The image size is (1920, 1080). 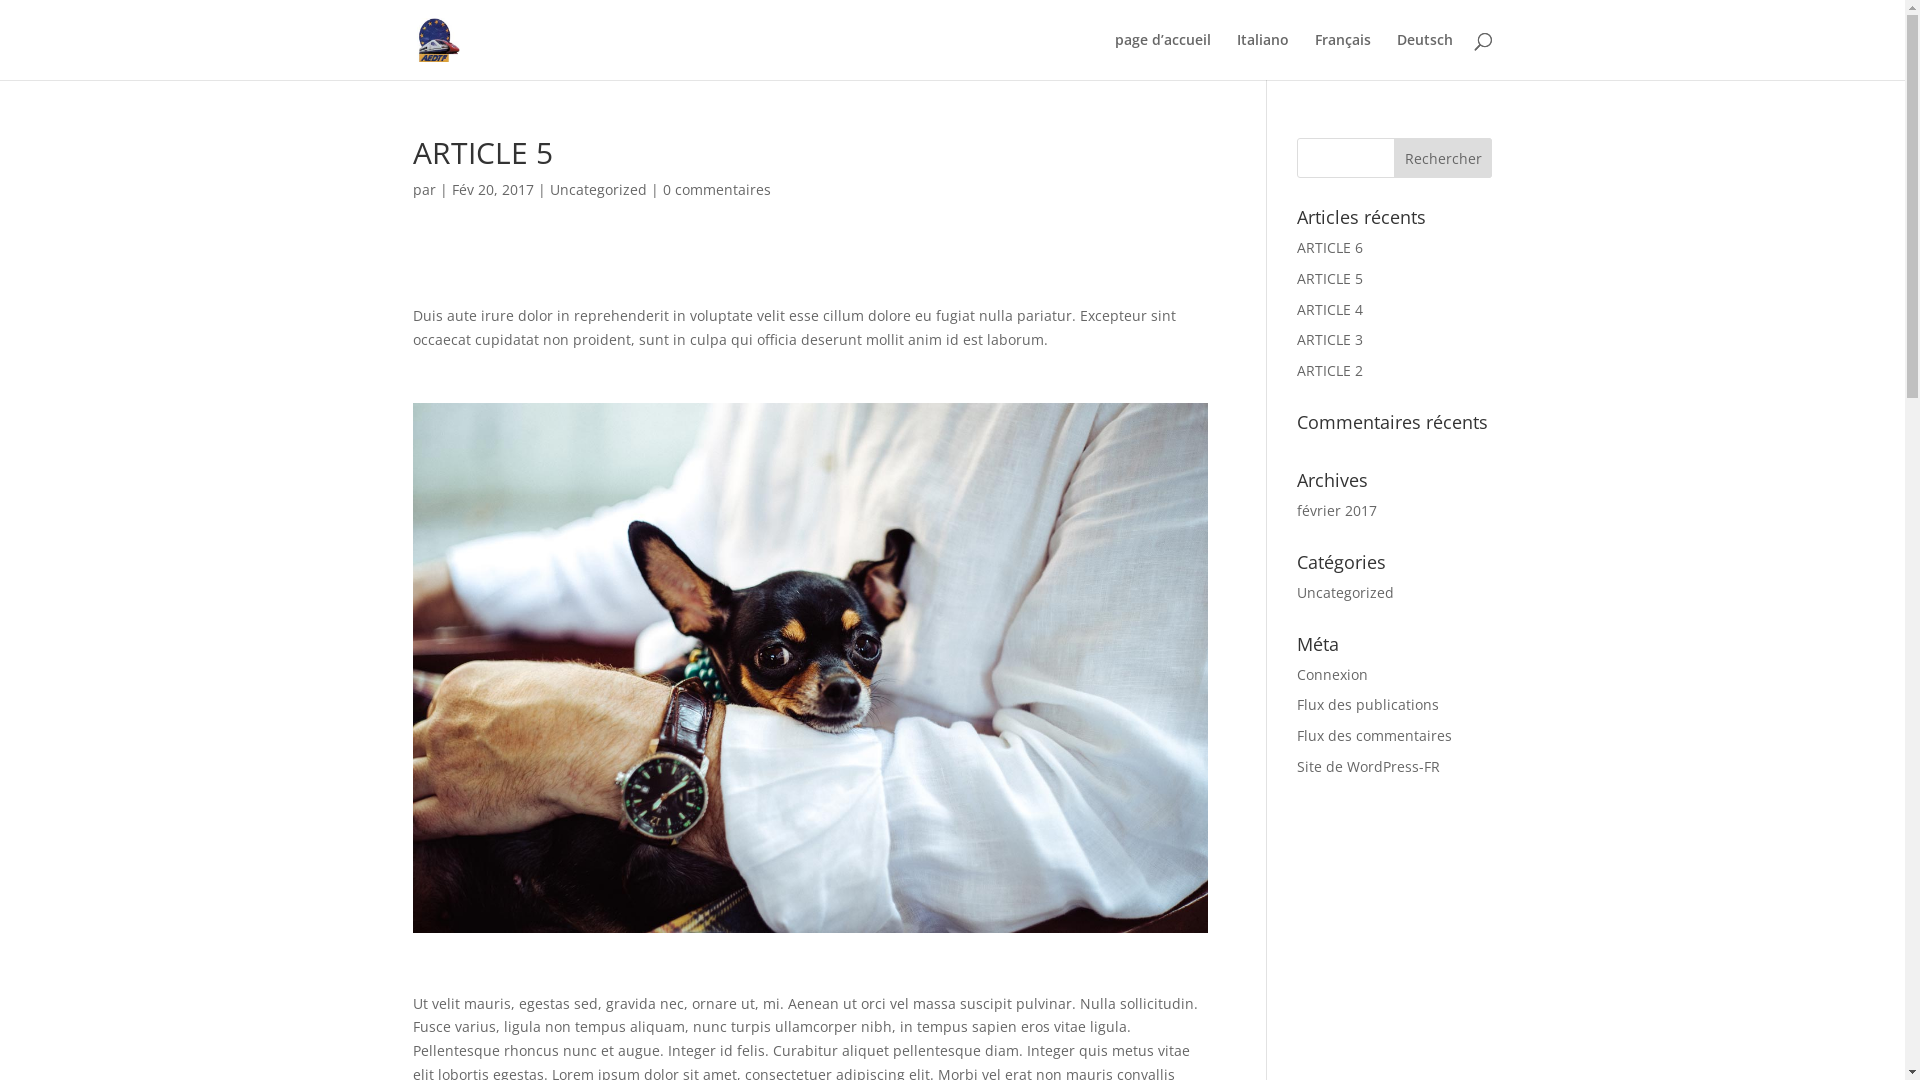 What do you see at coordinates (1329, 338) in the screenshot?
I see `'ARTICLE 3'` at bounding box center [1329, 338].